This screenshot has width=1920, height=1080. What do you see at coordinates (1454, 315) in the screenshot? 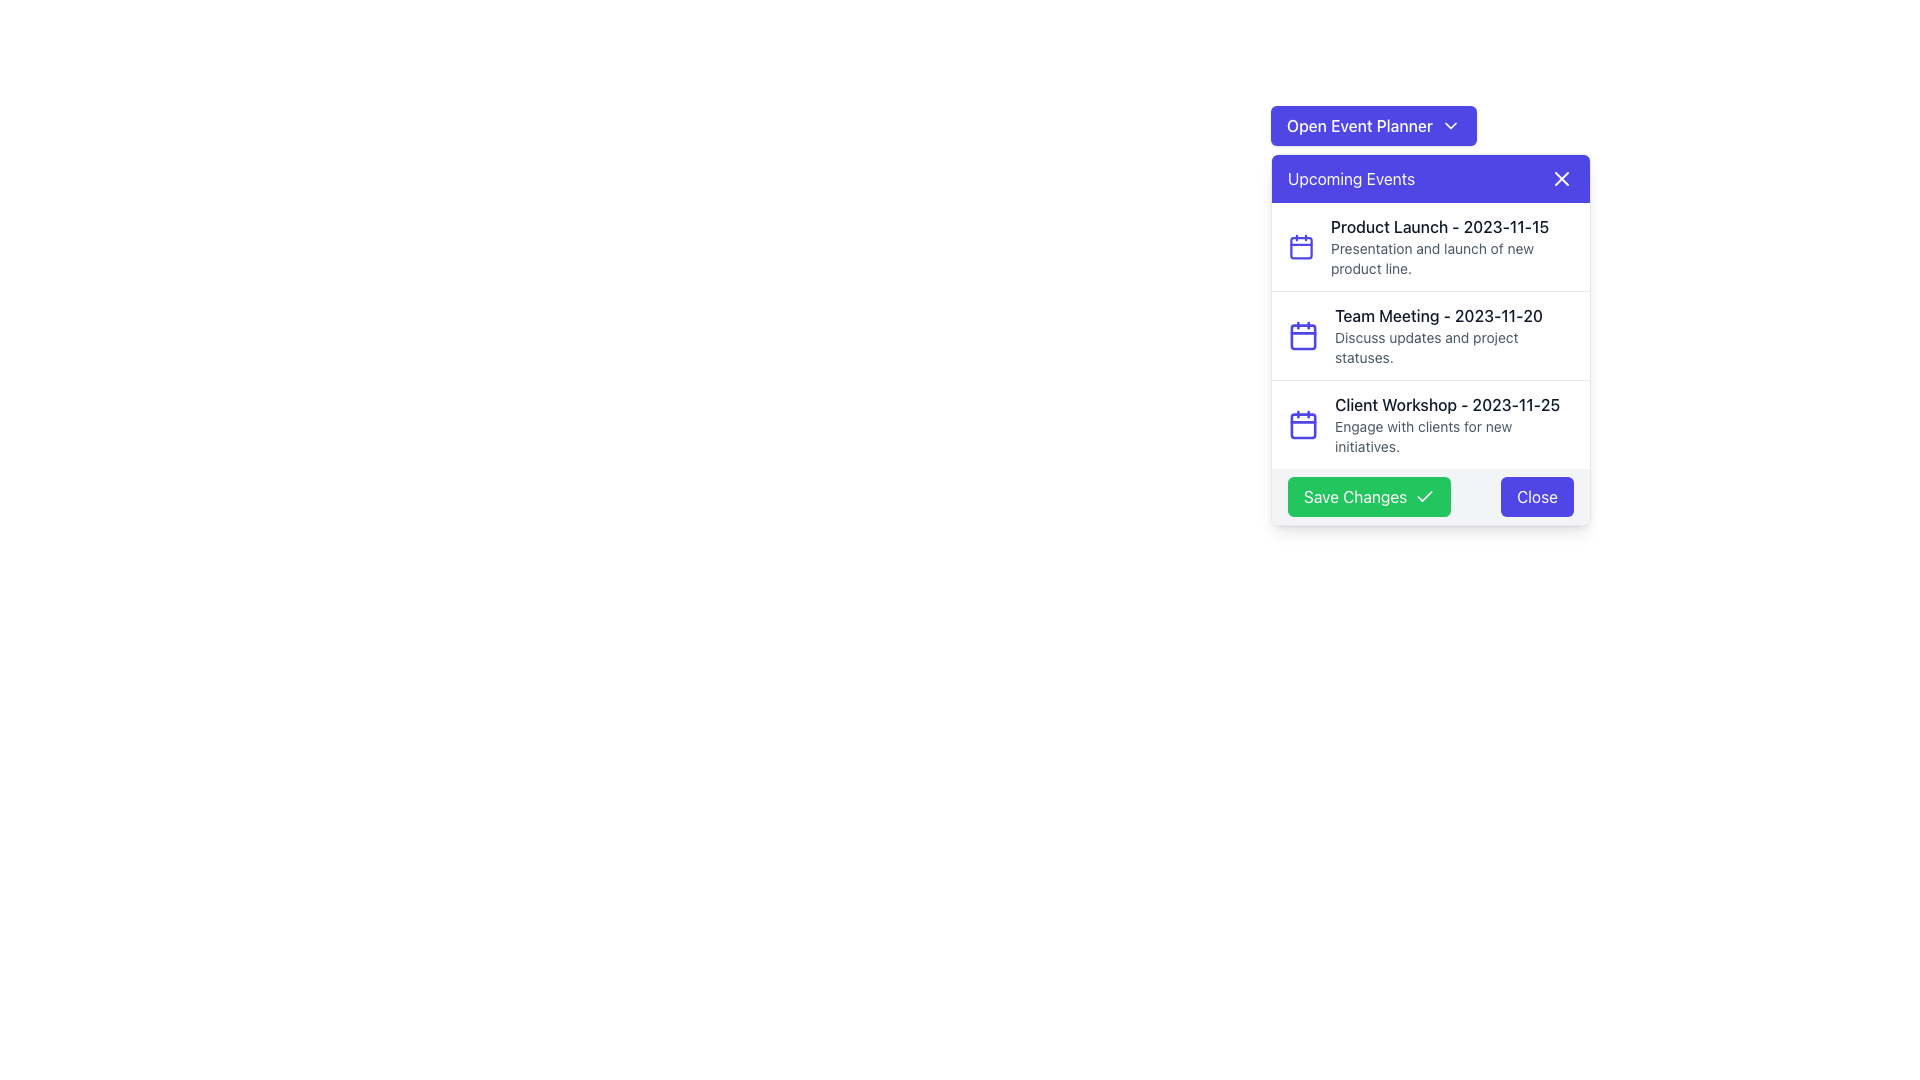
I see `the event title text element located in the Upcoming Events section, which displays the event name and date` at bounding box center [1454, 315].